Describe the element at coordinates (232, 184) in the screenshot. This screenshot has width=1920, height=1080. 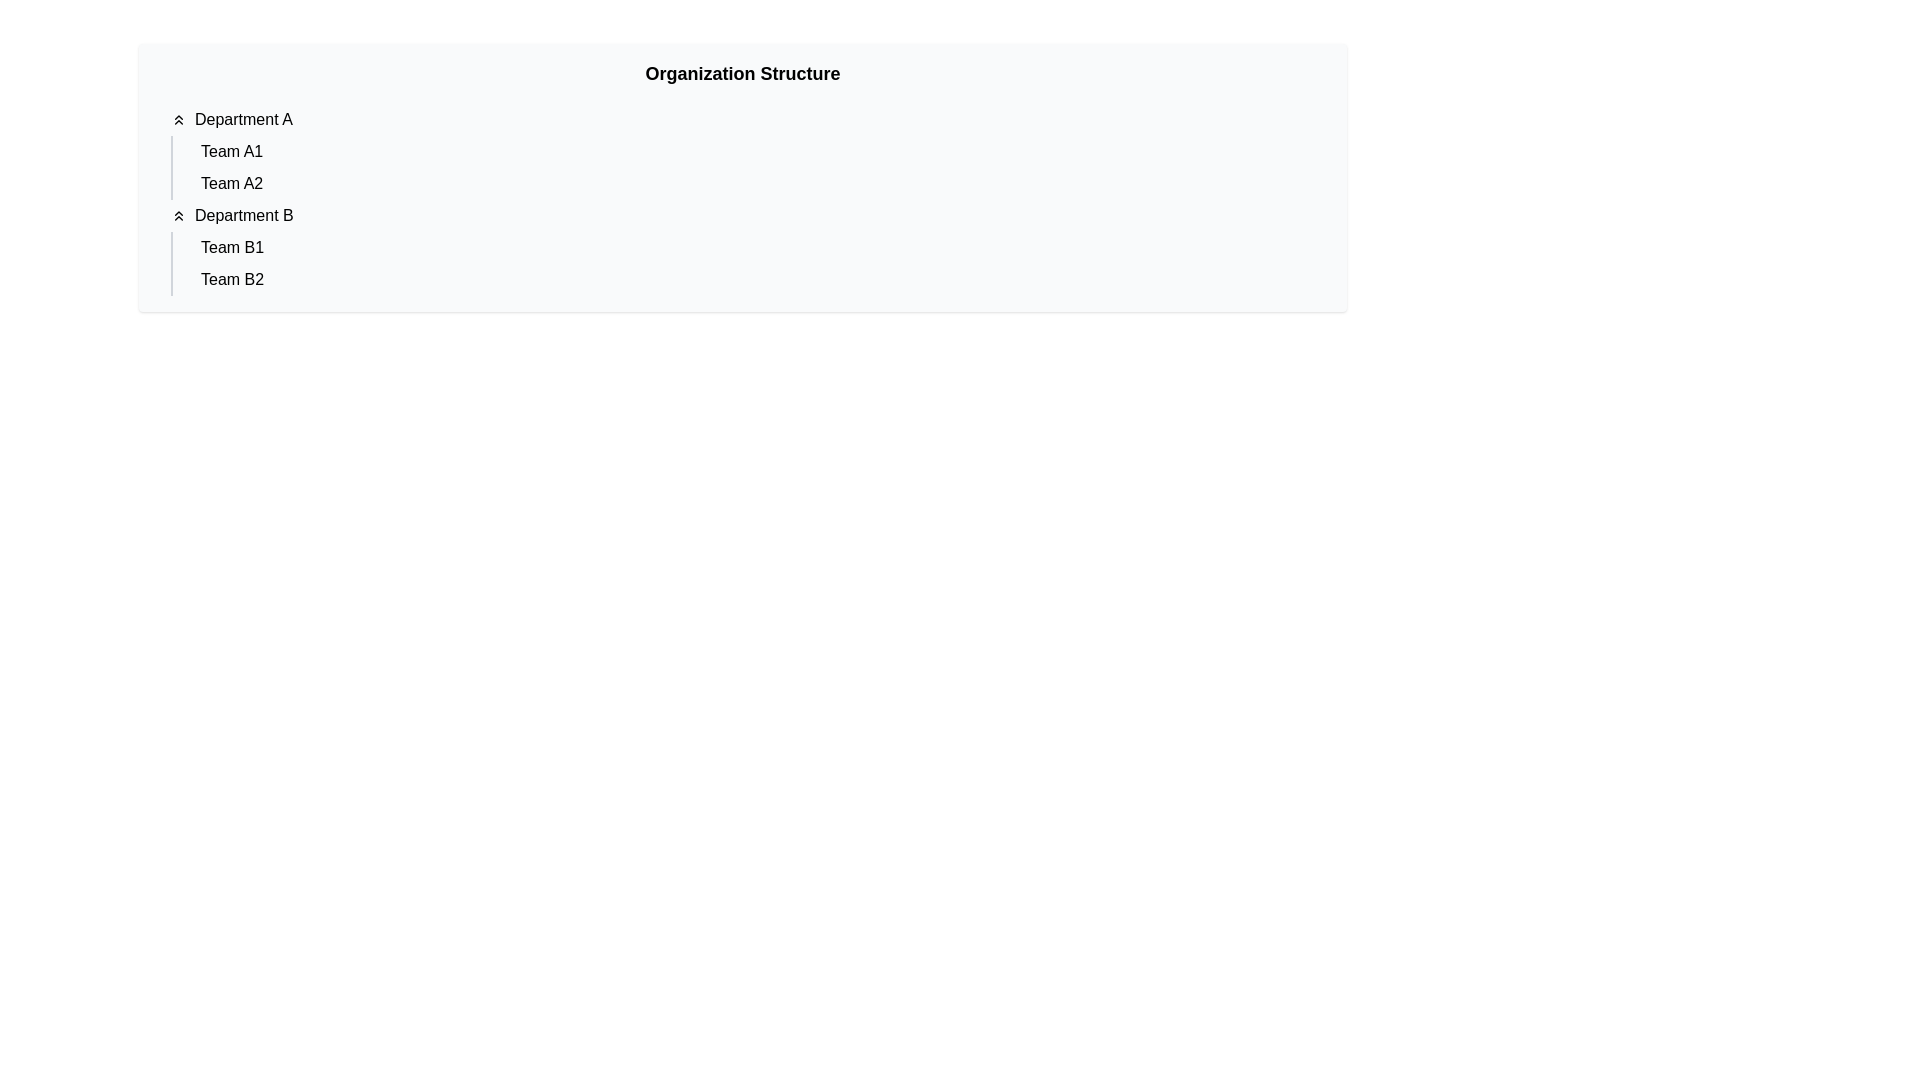
I see `the static text label representing 'Team A2' in the organizational structure, which is located under 'Department A' and directly below 'Team A1'` at that location.